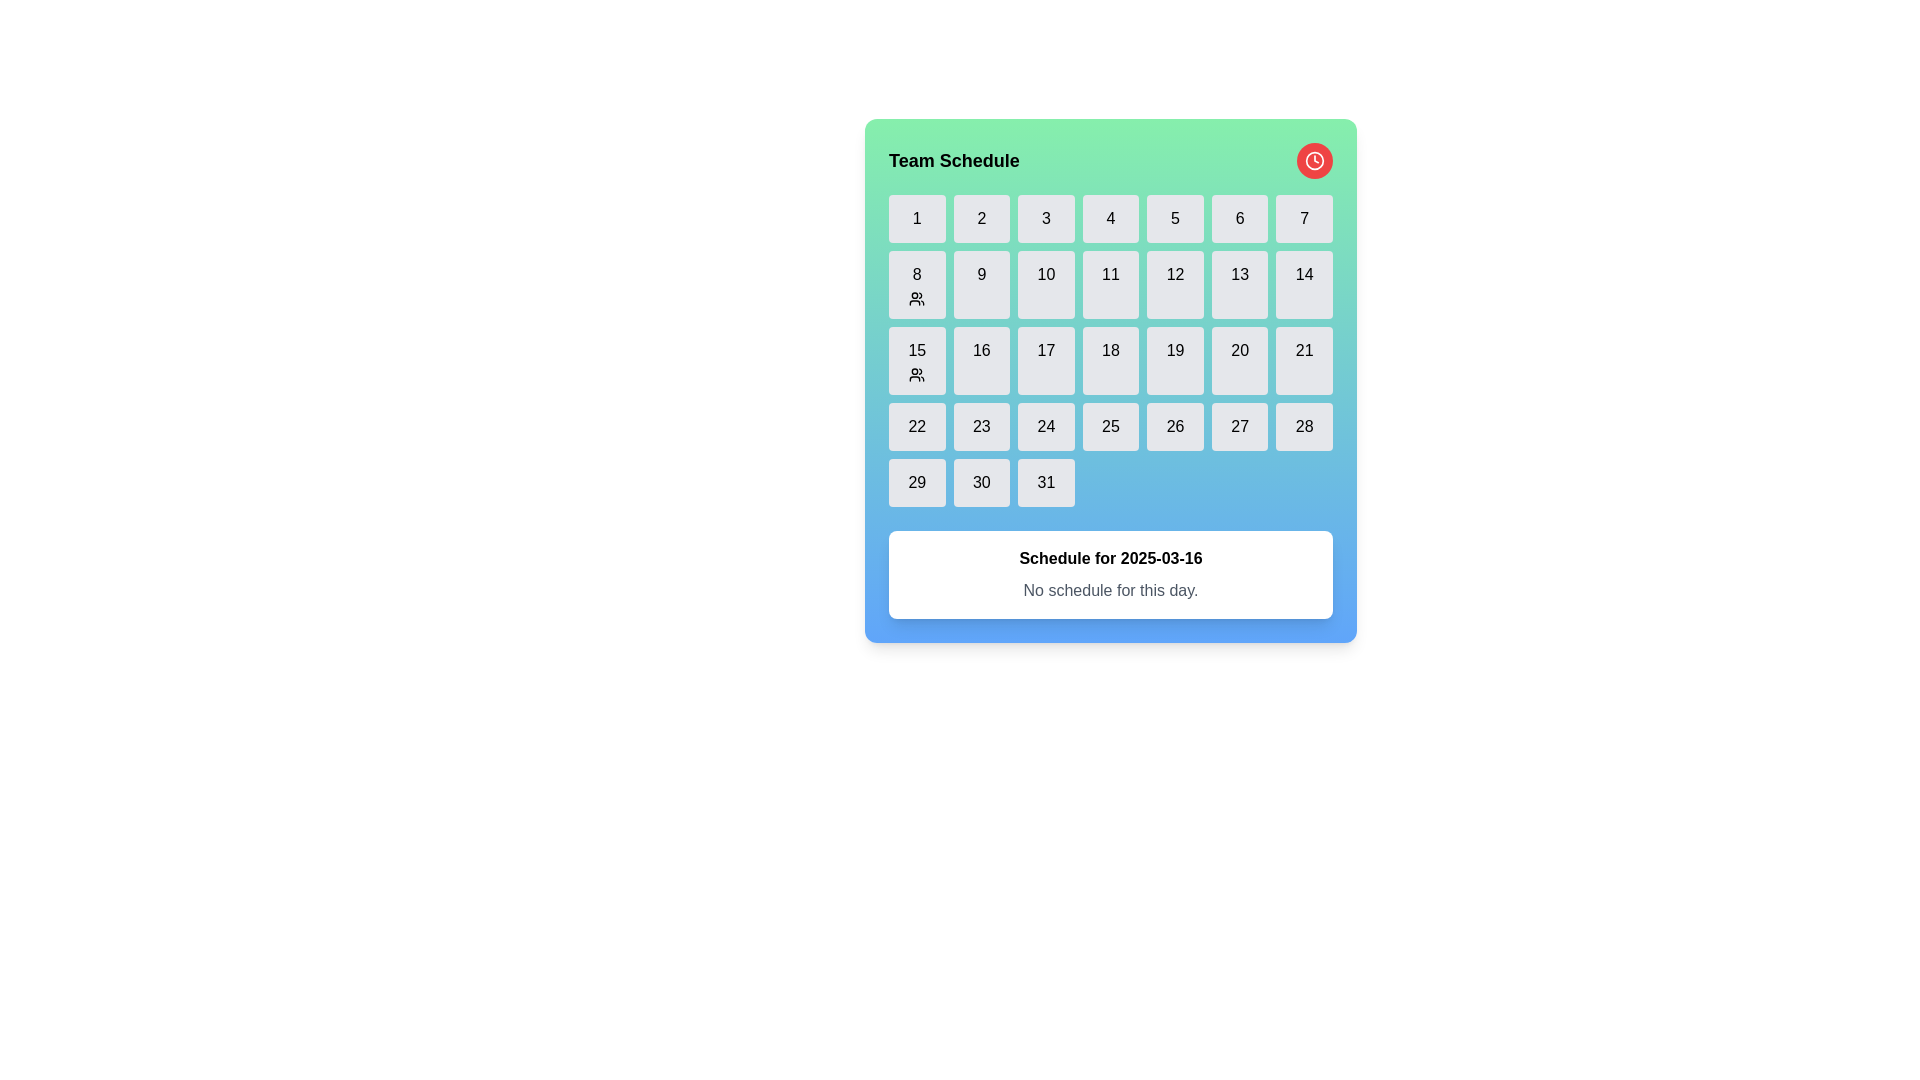  What do you see at coordinates (981, 219) in the screenshot?
I see `the text label indicating the second day in the calendar grid of the 'Team Schedule' interface` at bounding box center [981, 219].